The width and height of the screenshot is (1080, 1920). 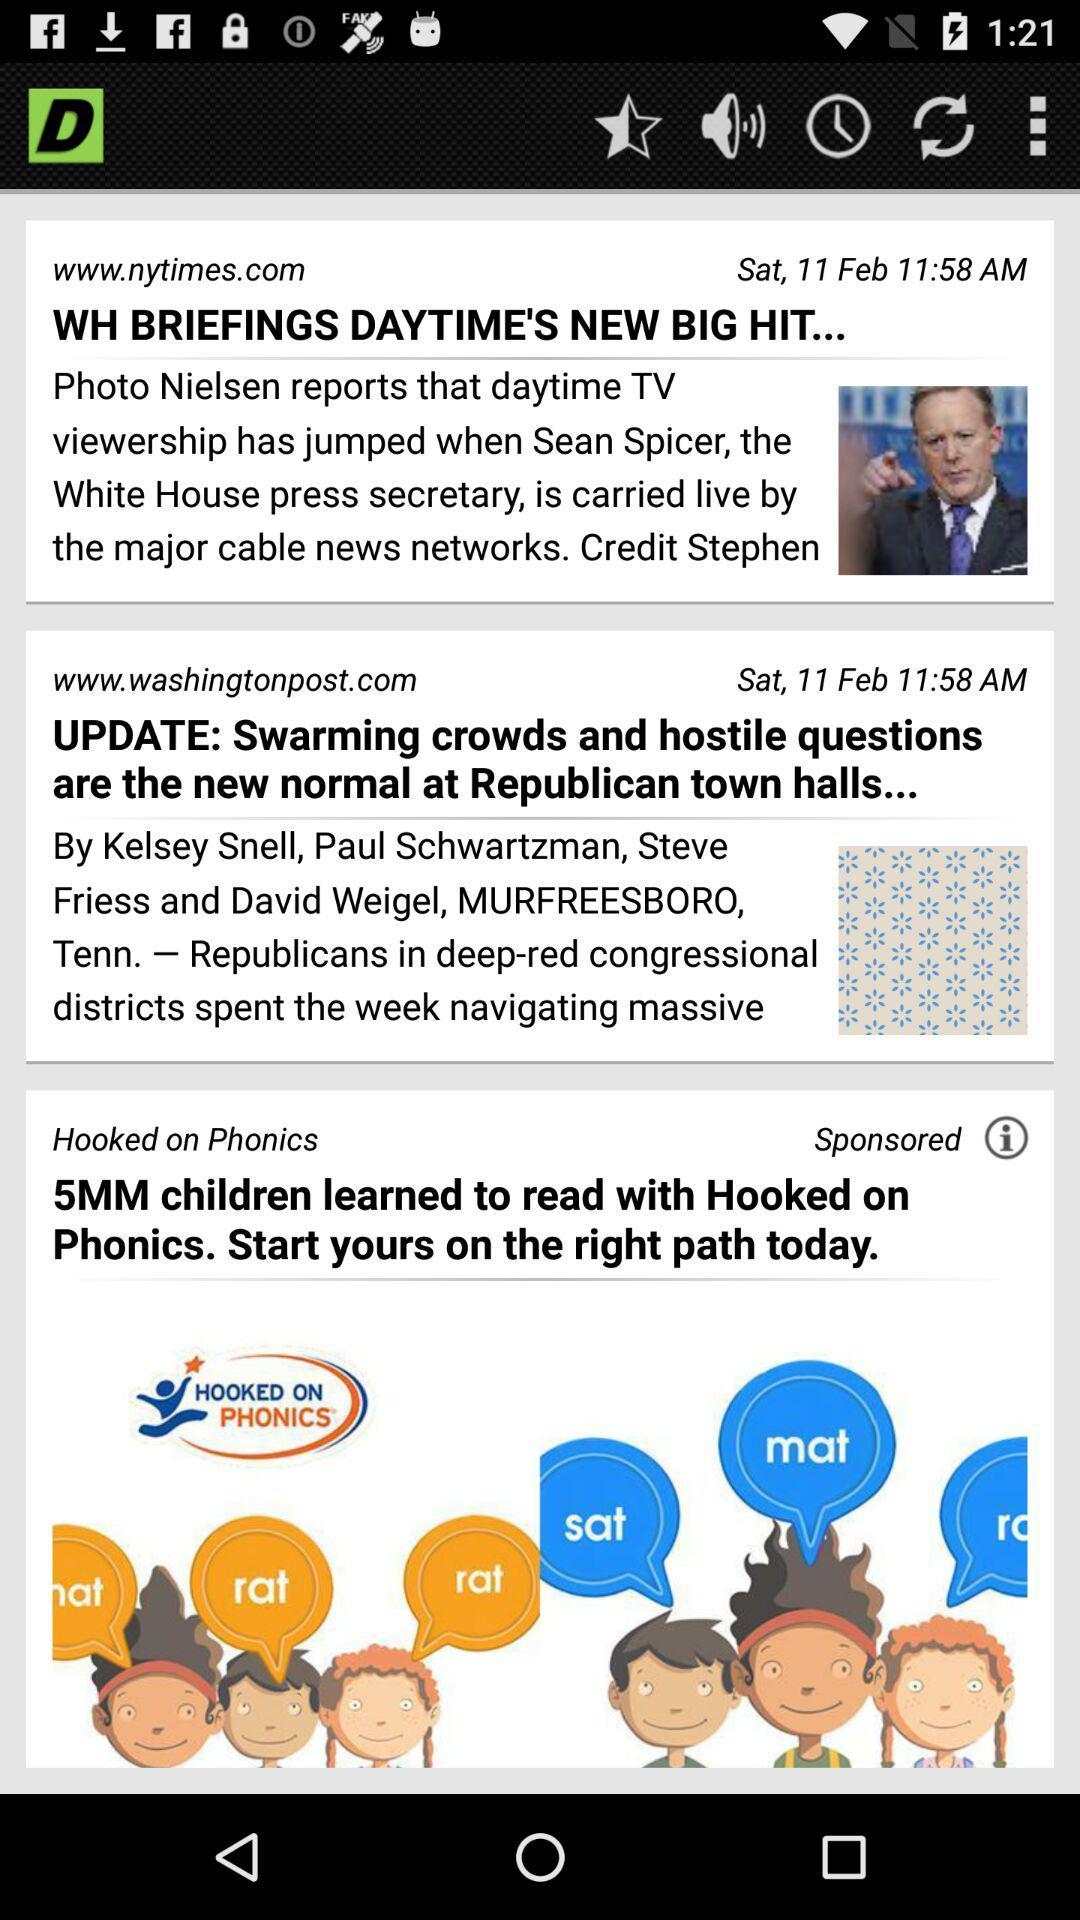 I want to click on the icon below the www.nytimes.com item, so click(x=540, y=323).